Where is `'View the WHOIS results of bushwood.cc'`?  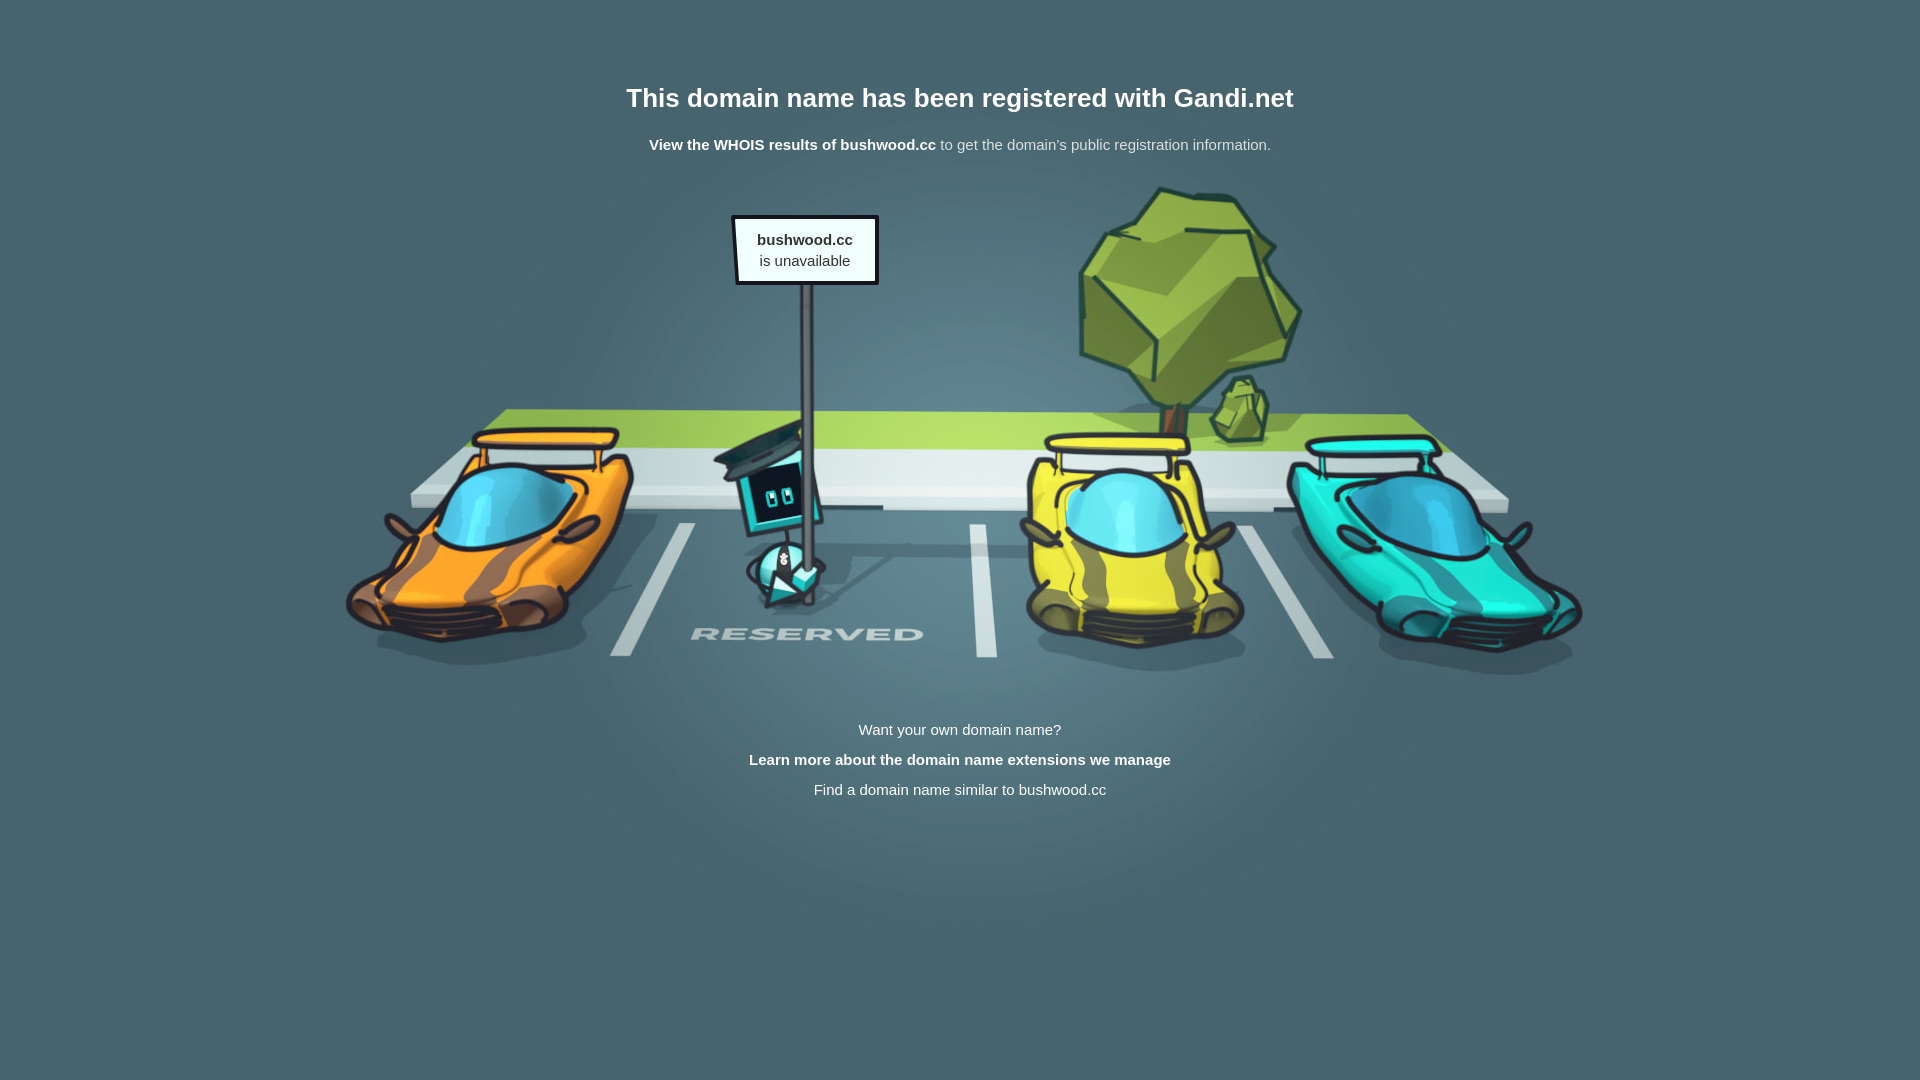
'View the WHOIS results of bushwood.cc' is located at coordinates (791, 143).